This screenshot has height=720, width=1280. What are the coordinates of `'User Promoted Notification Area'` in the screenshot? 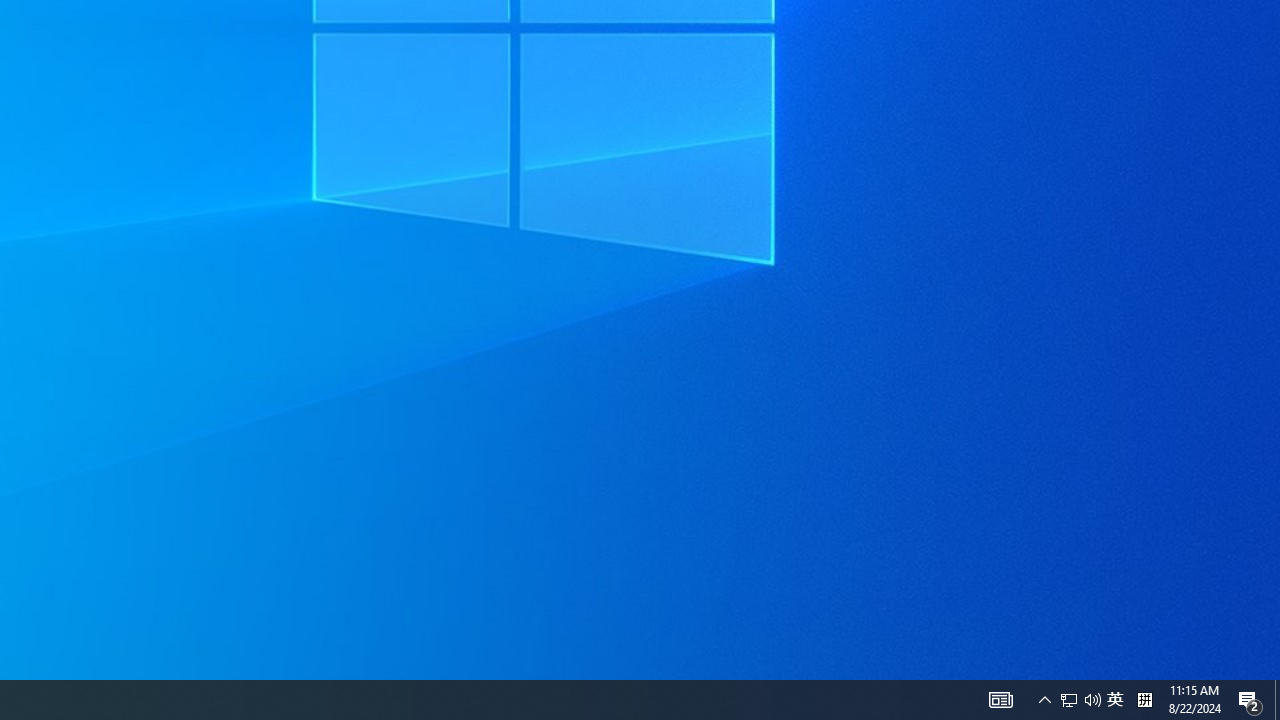 It's located at (1079, 698).